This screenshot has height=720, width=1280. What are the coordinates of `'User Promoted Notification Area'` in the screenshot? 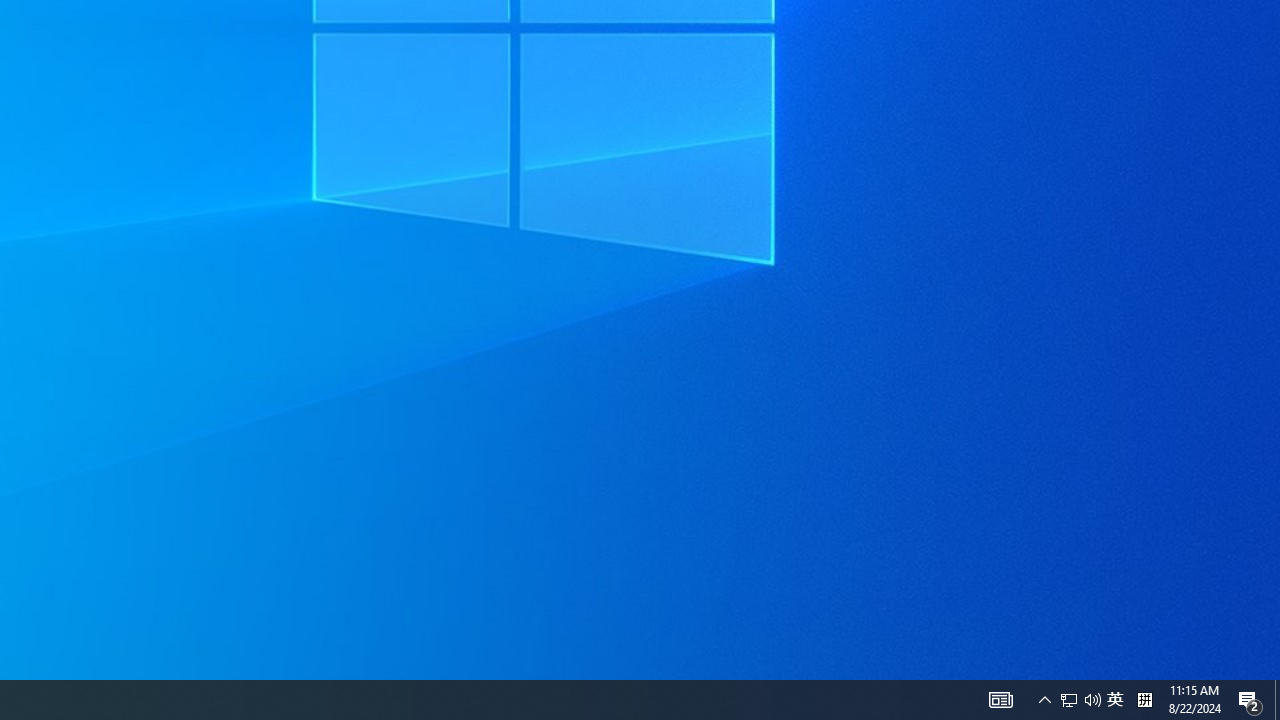 It's located at (1079, 698).